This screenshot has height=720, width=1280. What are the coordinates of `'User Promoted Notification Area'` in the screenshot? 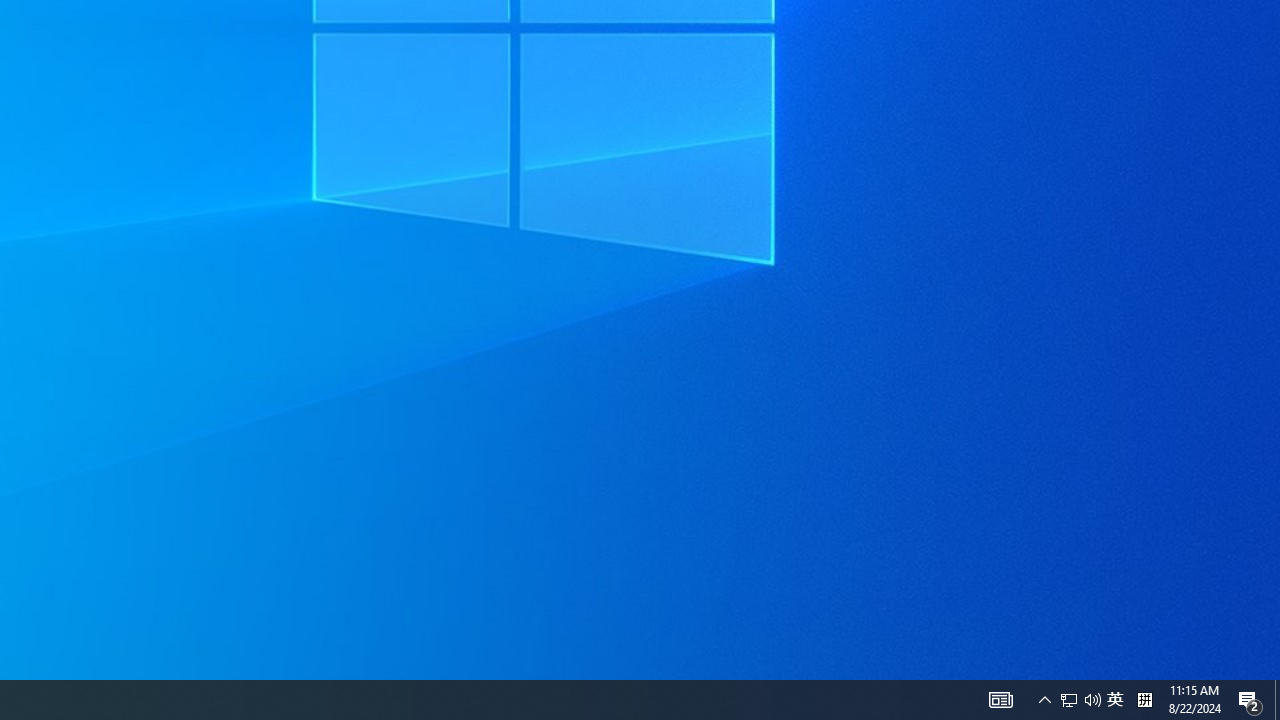 It's located at (1079, 698).